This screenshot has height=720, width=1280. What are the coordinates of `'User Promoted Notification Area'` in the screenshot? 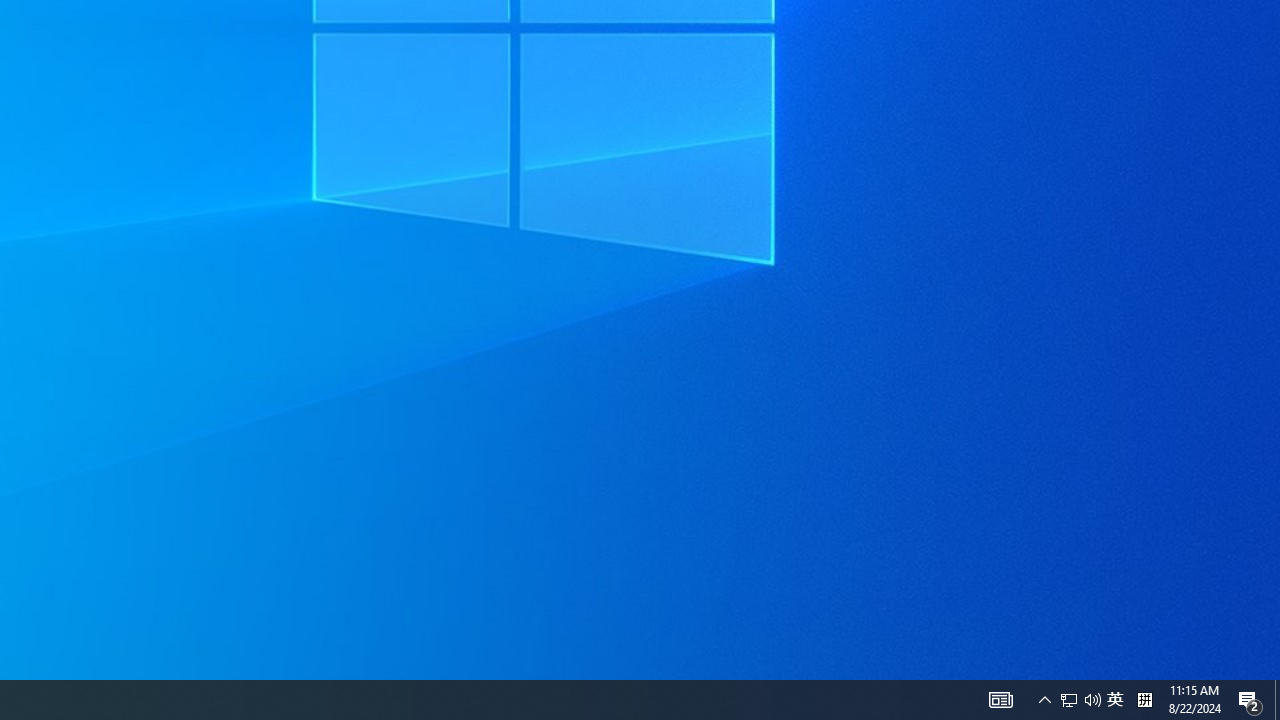 It's located at (1079, 698).